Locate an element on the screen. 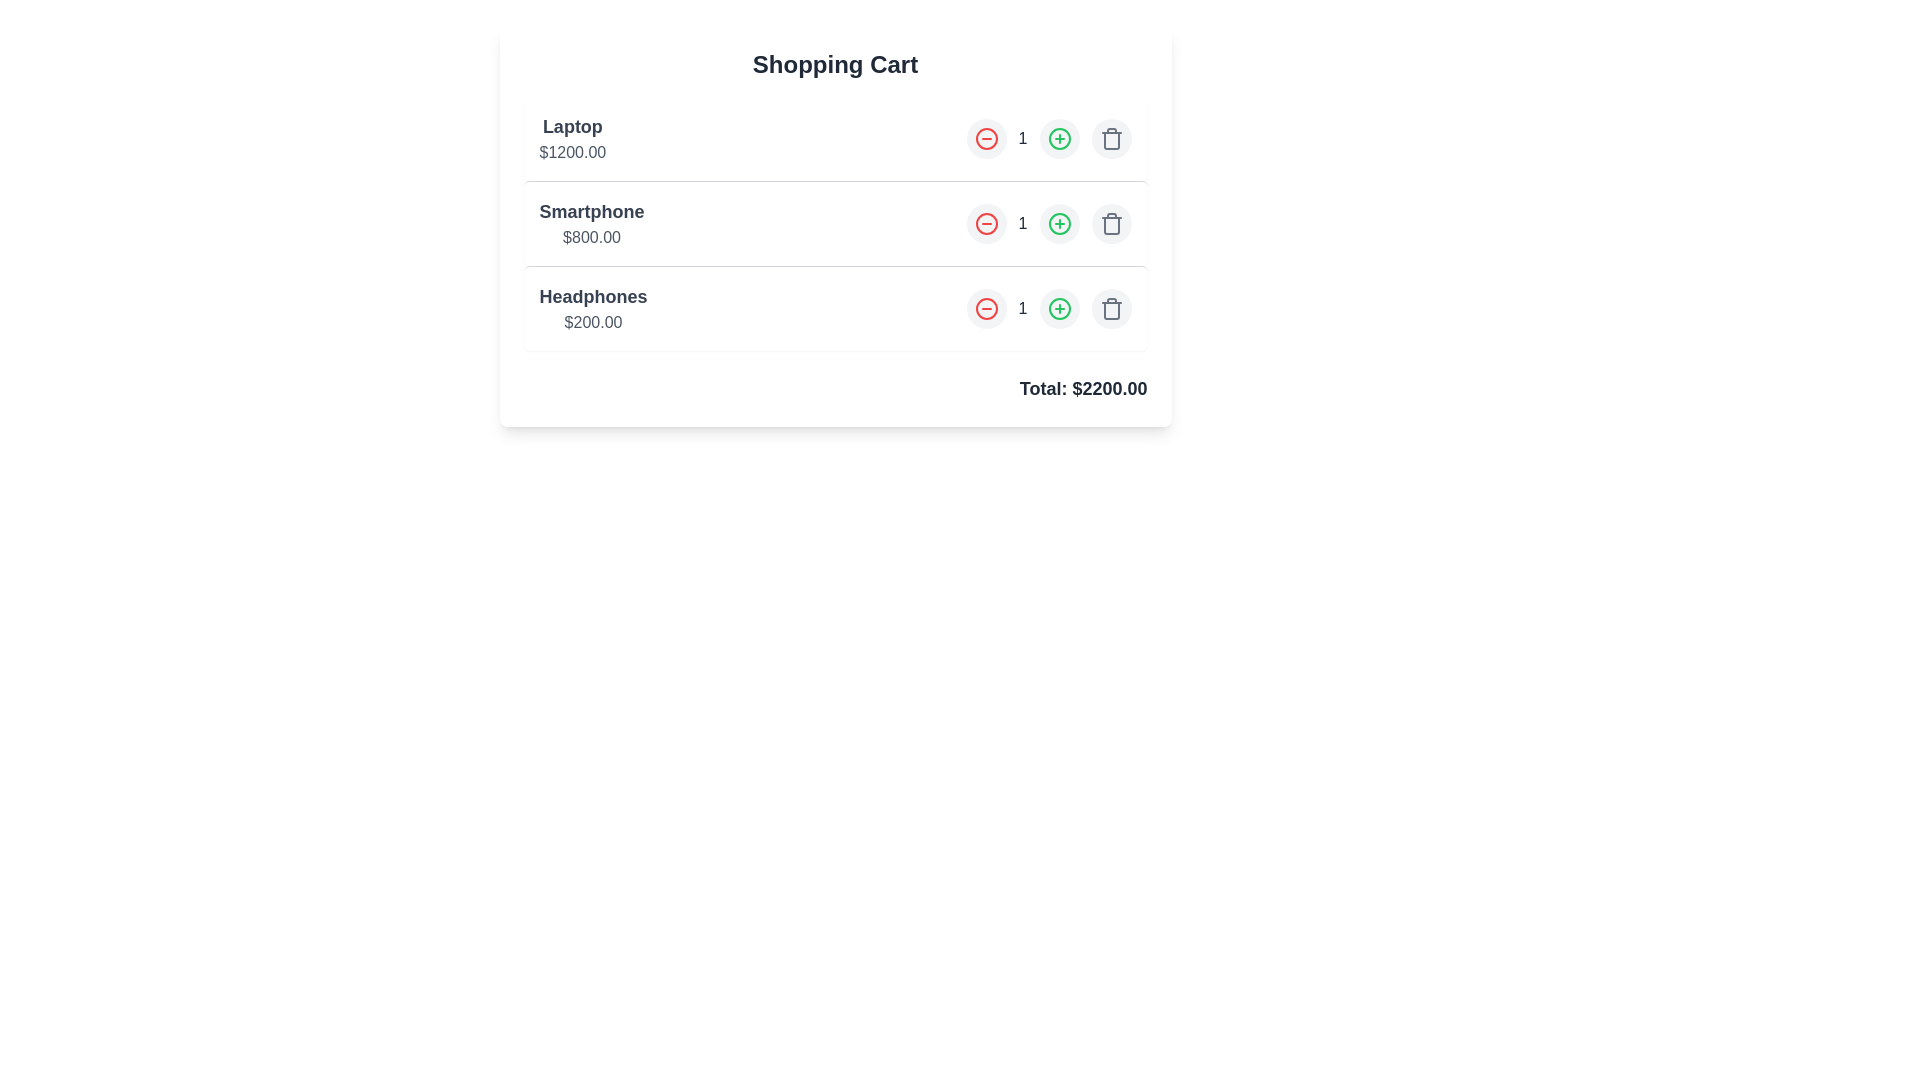 The width and height of the screenshot is (1920, 1080). '+' button next to the specified item to increase its quantity by one is located at coordinates (1058, 137).